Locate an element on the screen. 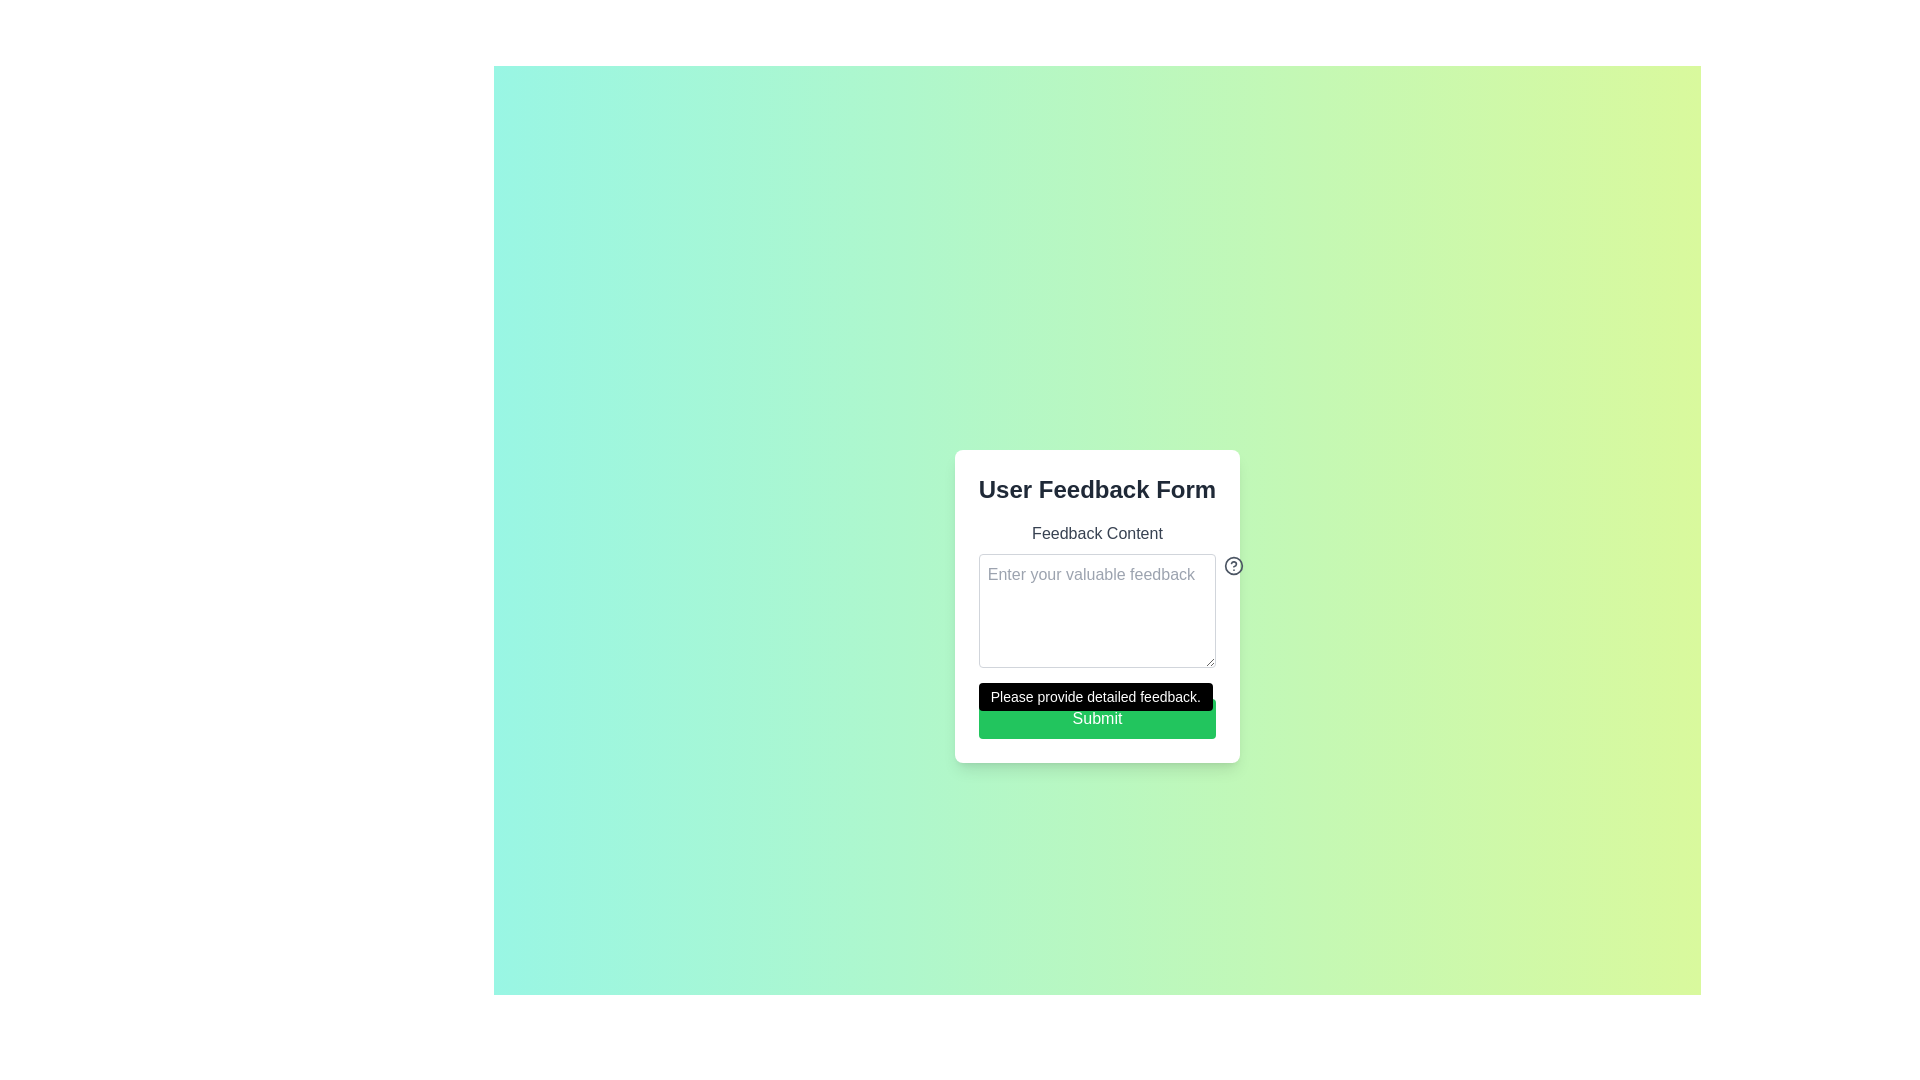  the small circular help button with a question mark icon located to the right of the 'Feedback Content' text input box is located at coordinates (1229, 565).